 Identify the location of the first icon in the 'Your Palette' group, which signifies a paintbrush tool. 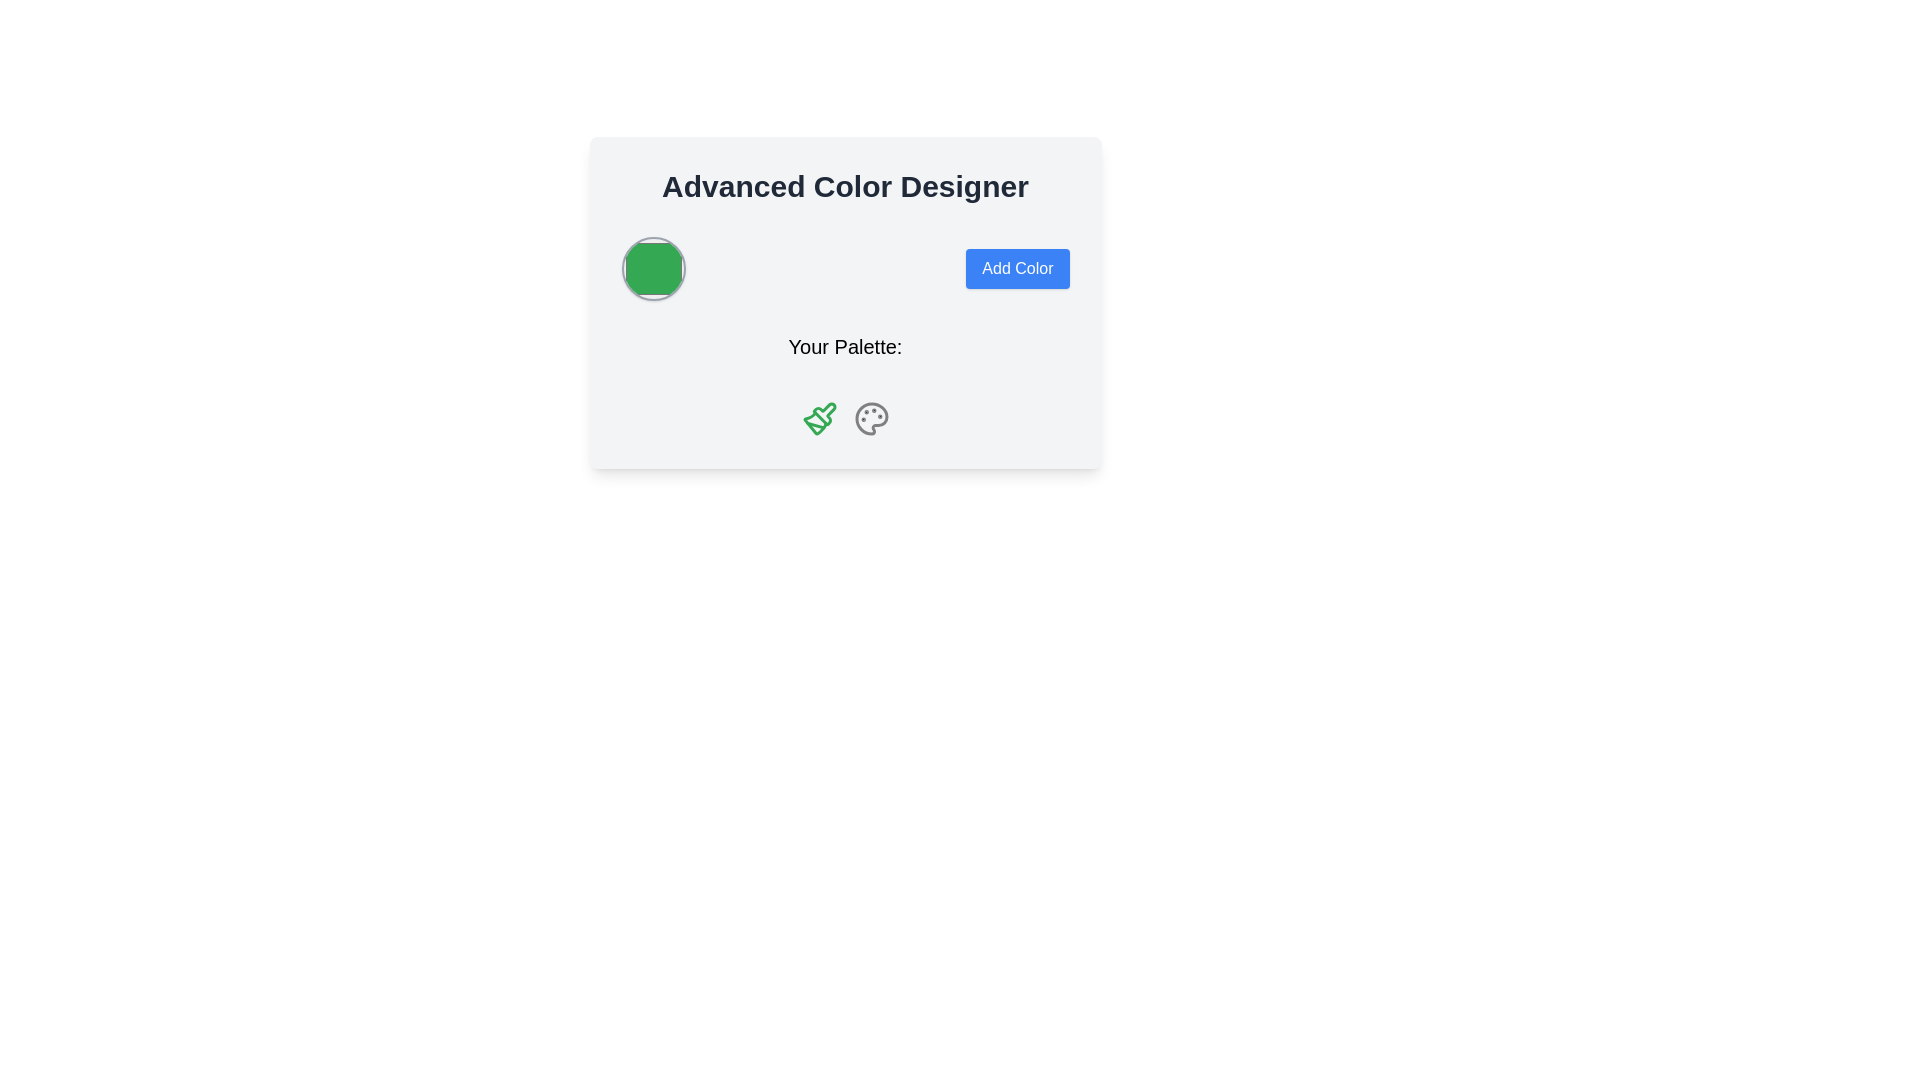
(819, 418).